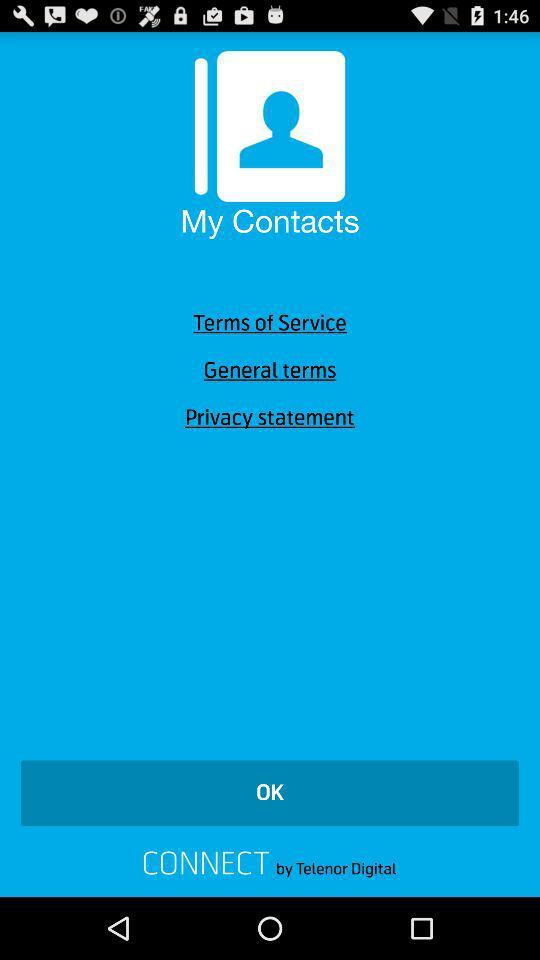 This screenshot has height=960, width=540. What do you see at coordinates (270, 369) in the screenshot?
I see `icon below terms of service` at bounding box center [270, 369].